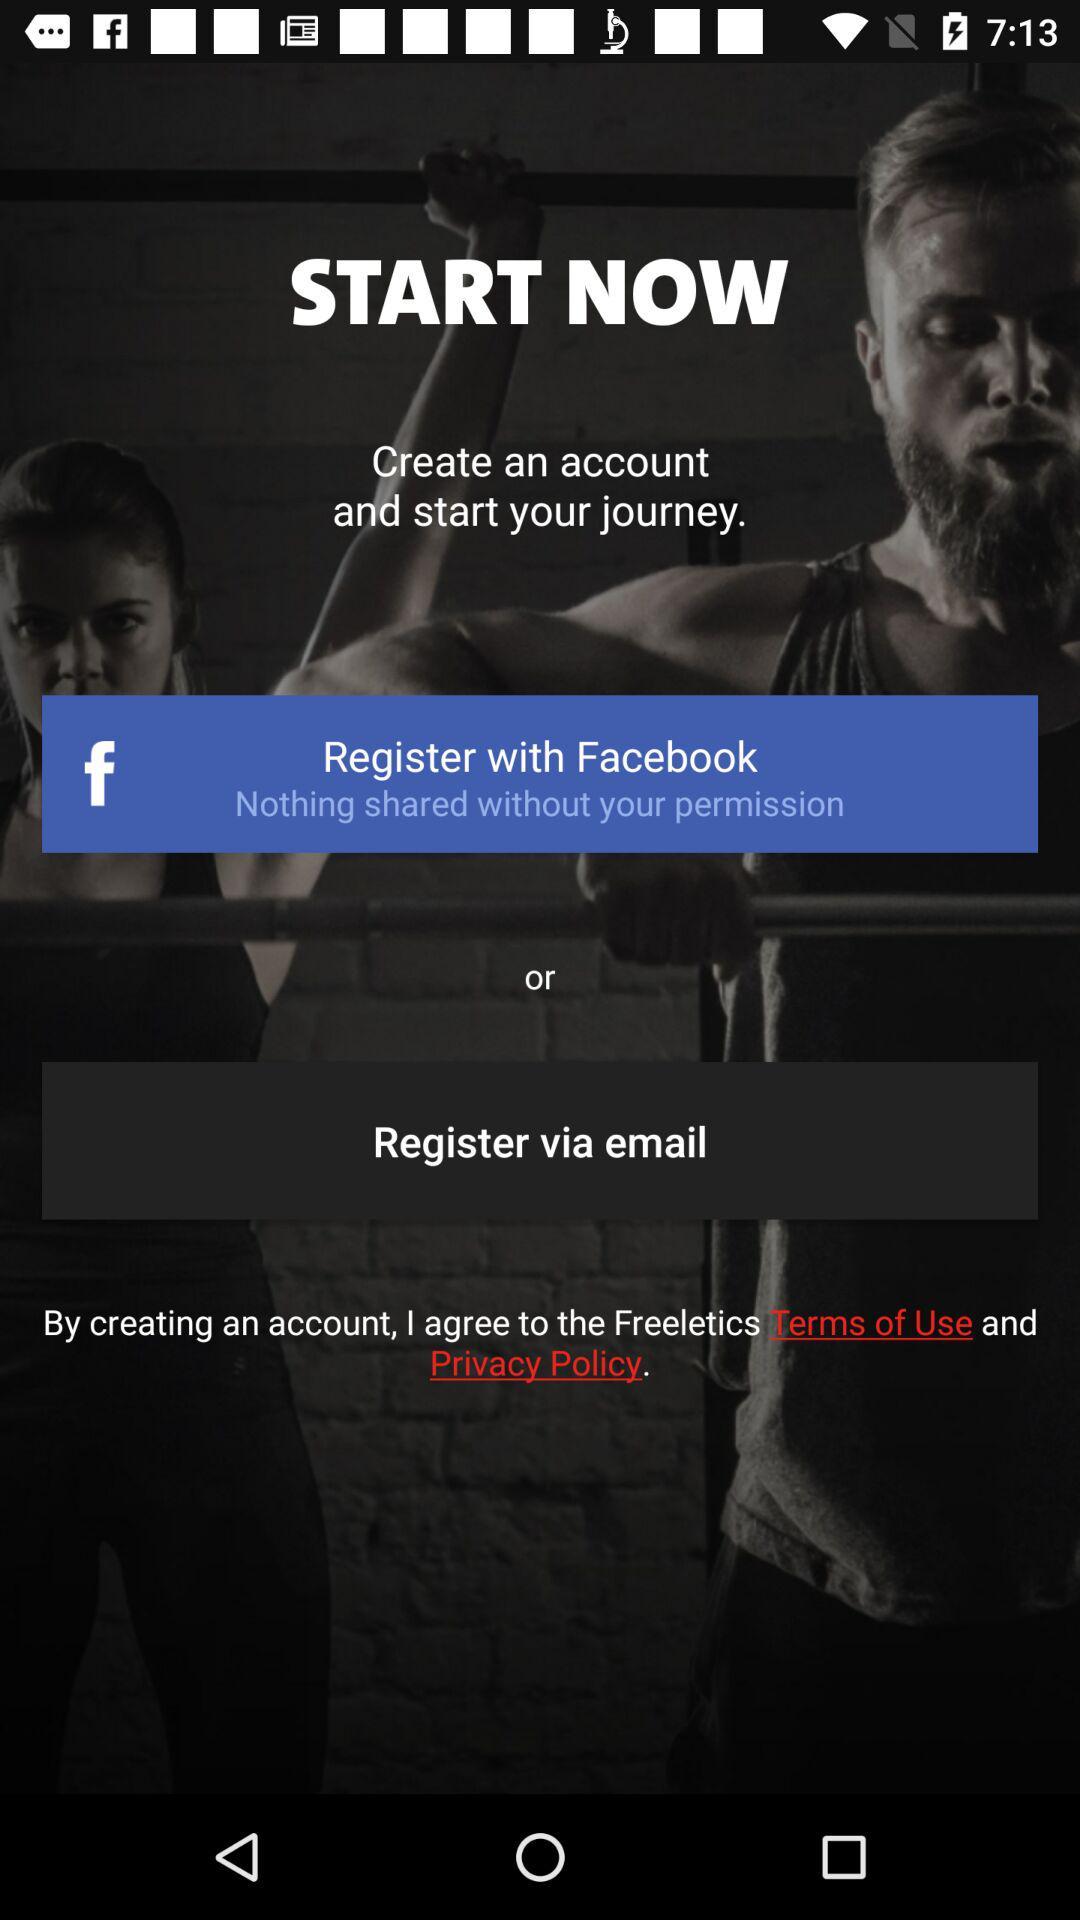 The height and width of the screenshot is (1920, 1080). Describe the element at coordinates (540, 1140) in the screenshot. I see `the icon above the by creating an` at that location.